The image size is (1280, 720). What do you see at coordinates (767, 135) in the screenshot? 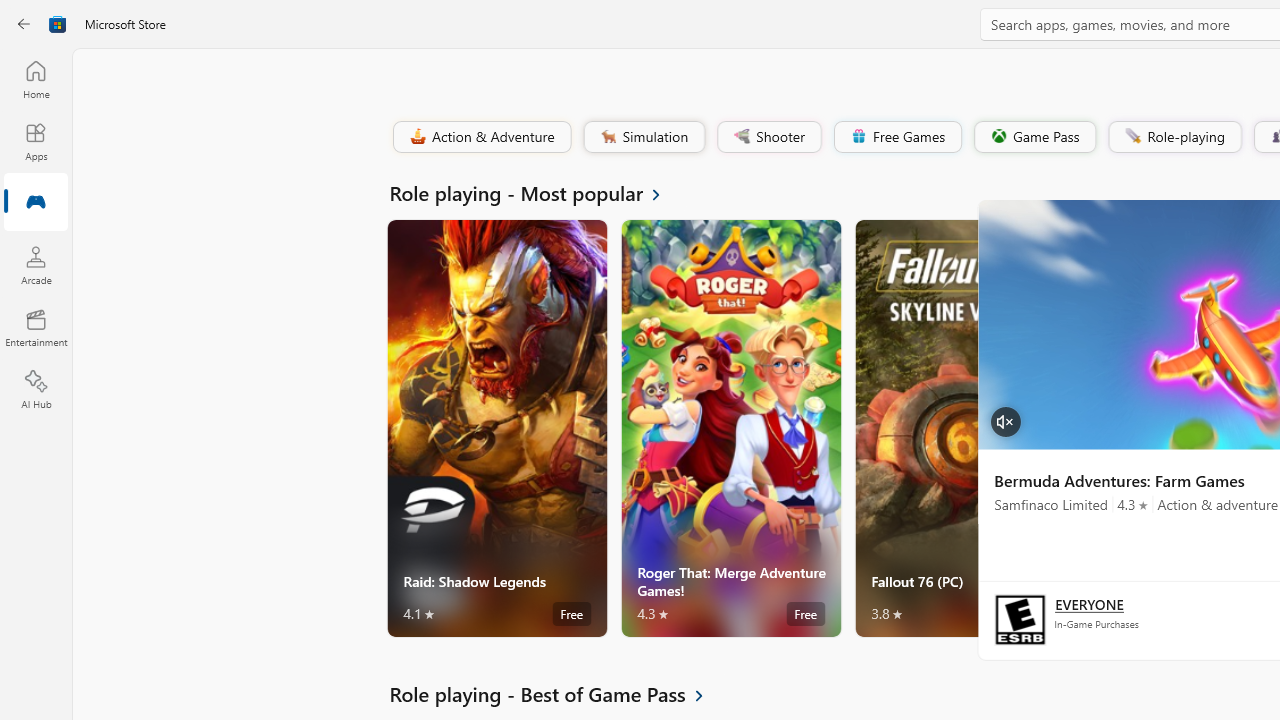
I see `'Shooter'` at bounding box center [767, 135].